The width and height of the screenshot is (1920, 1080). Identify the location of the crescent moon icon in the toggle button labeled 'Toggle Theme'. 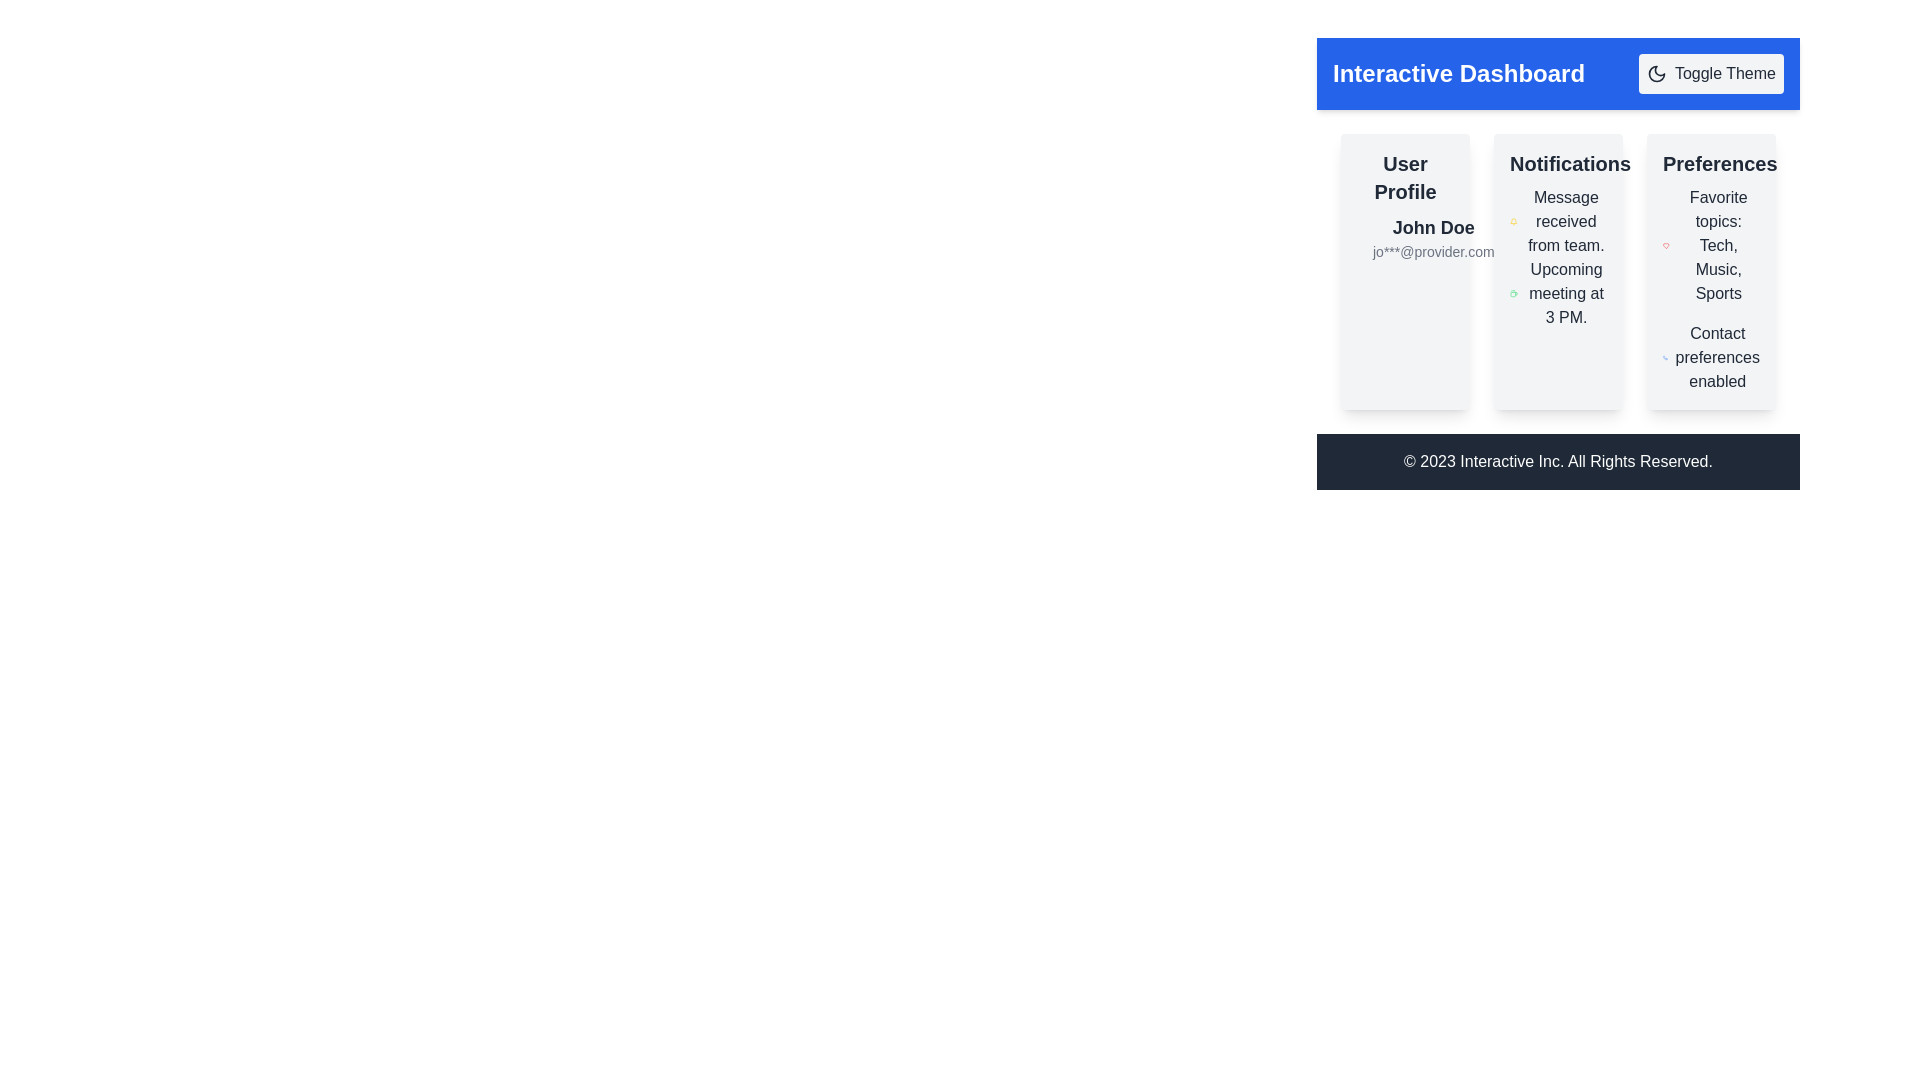
(1656, 72).